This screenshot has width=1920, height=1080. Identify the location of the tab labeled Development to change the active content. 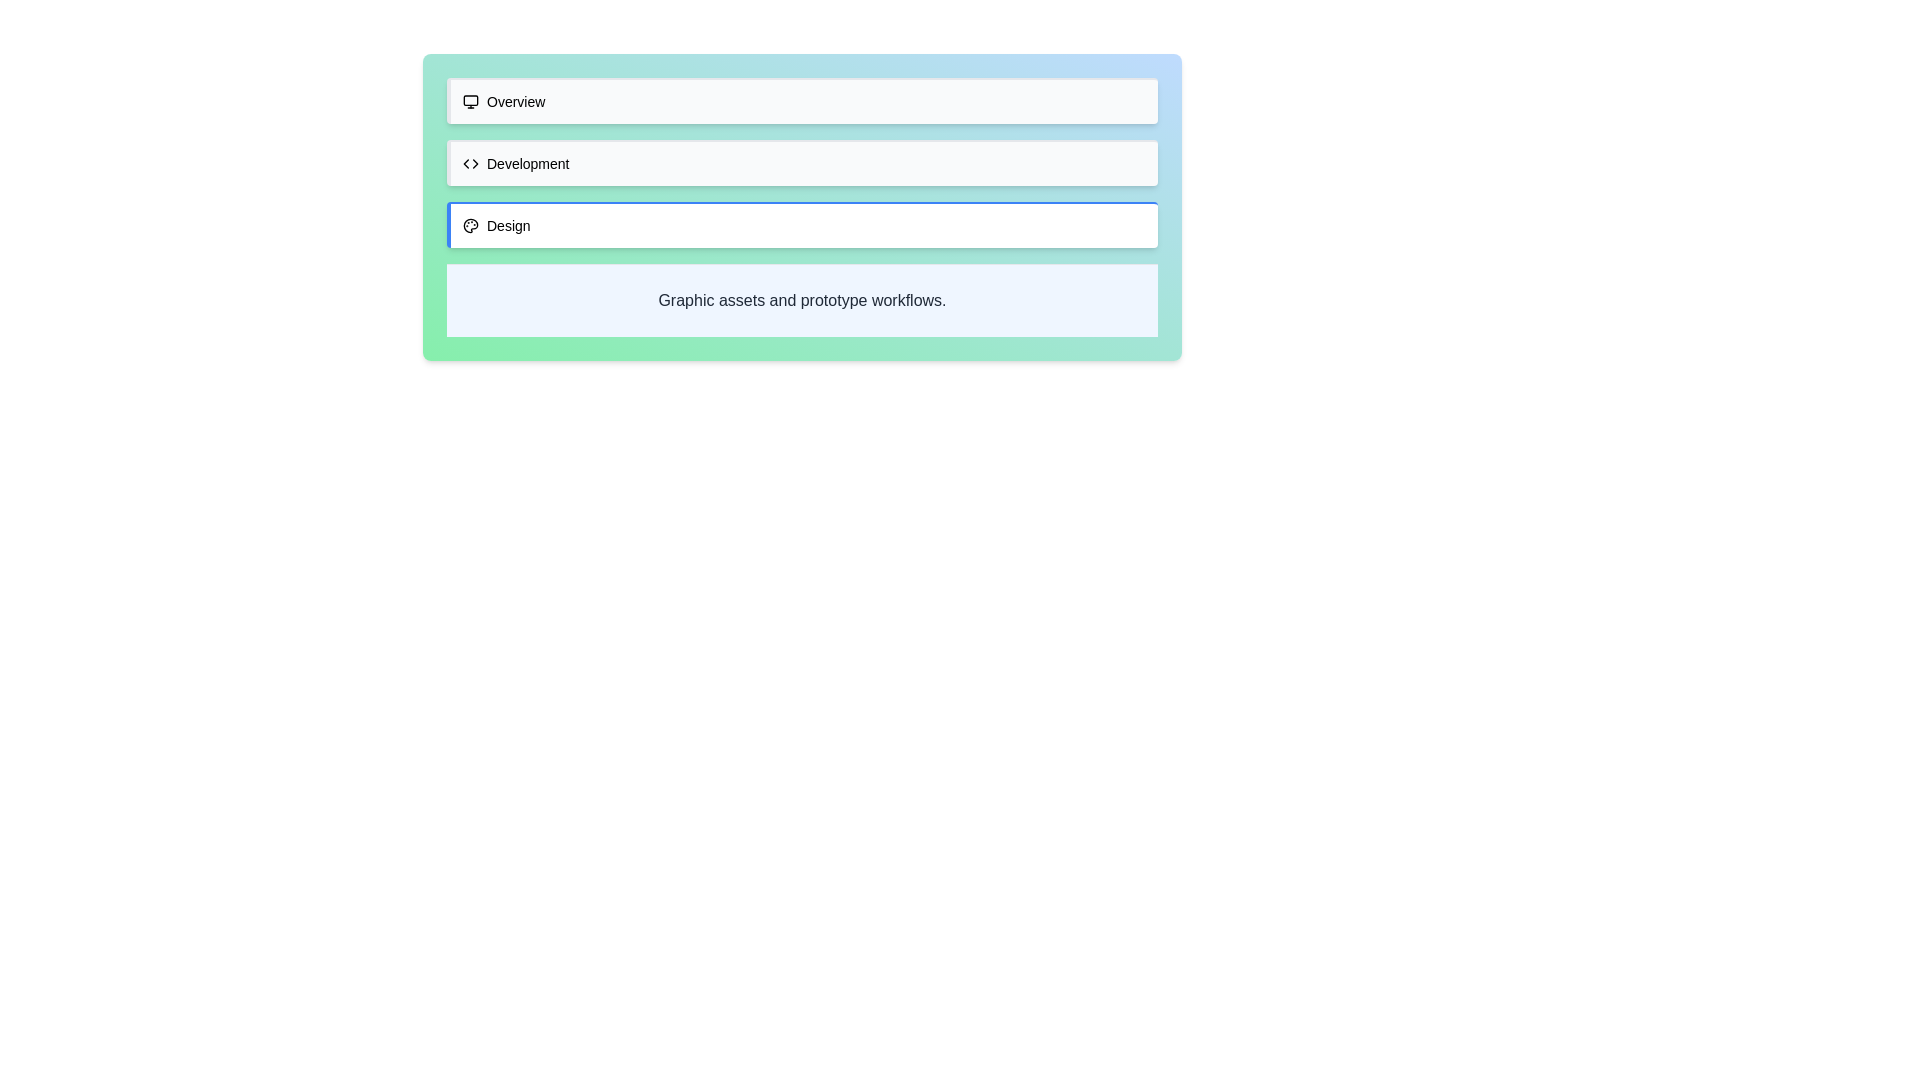
(802, 161).